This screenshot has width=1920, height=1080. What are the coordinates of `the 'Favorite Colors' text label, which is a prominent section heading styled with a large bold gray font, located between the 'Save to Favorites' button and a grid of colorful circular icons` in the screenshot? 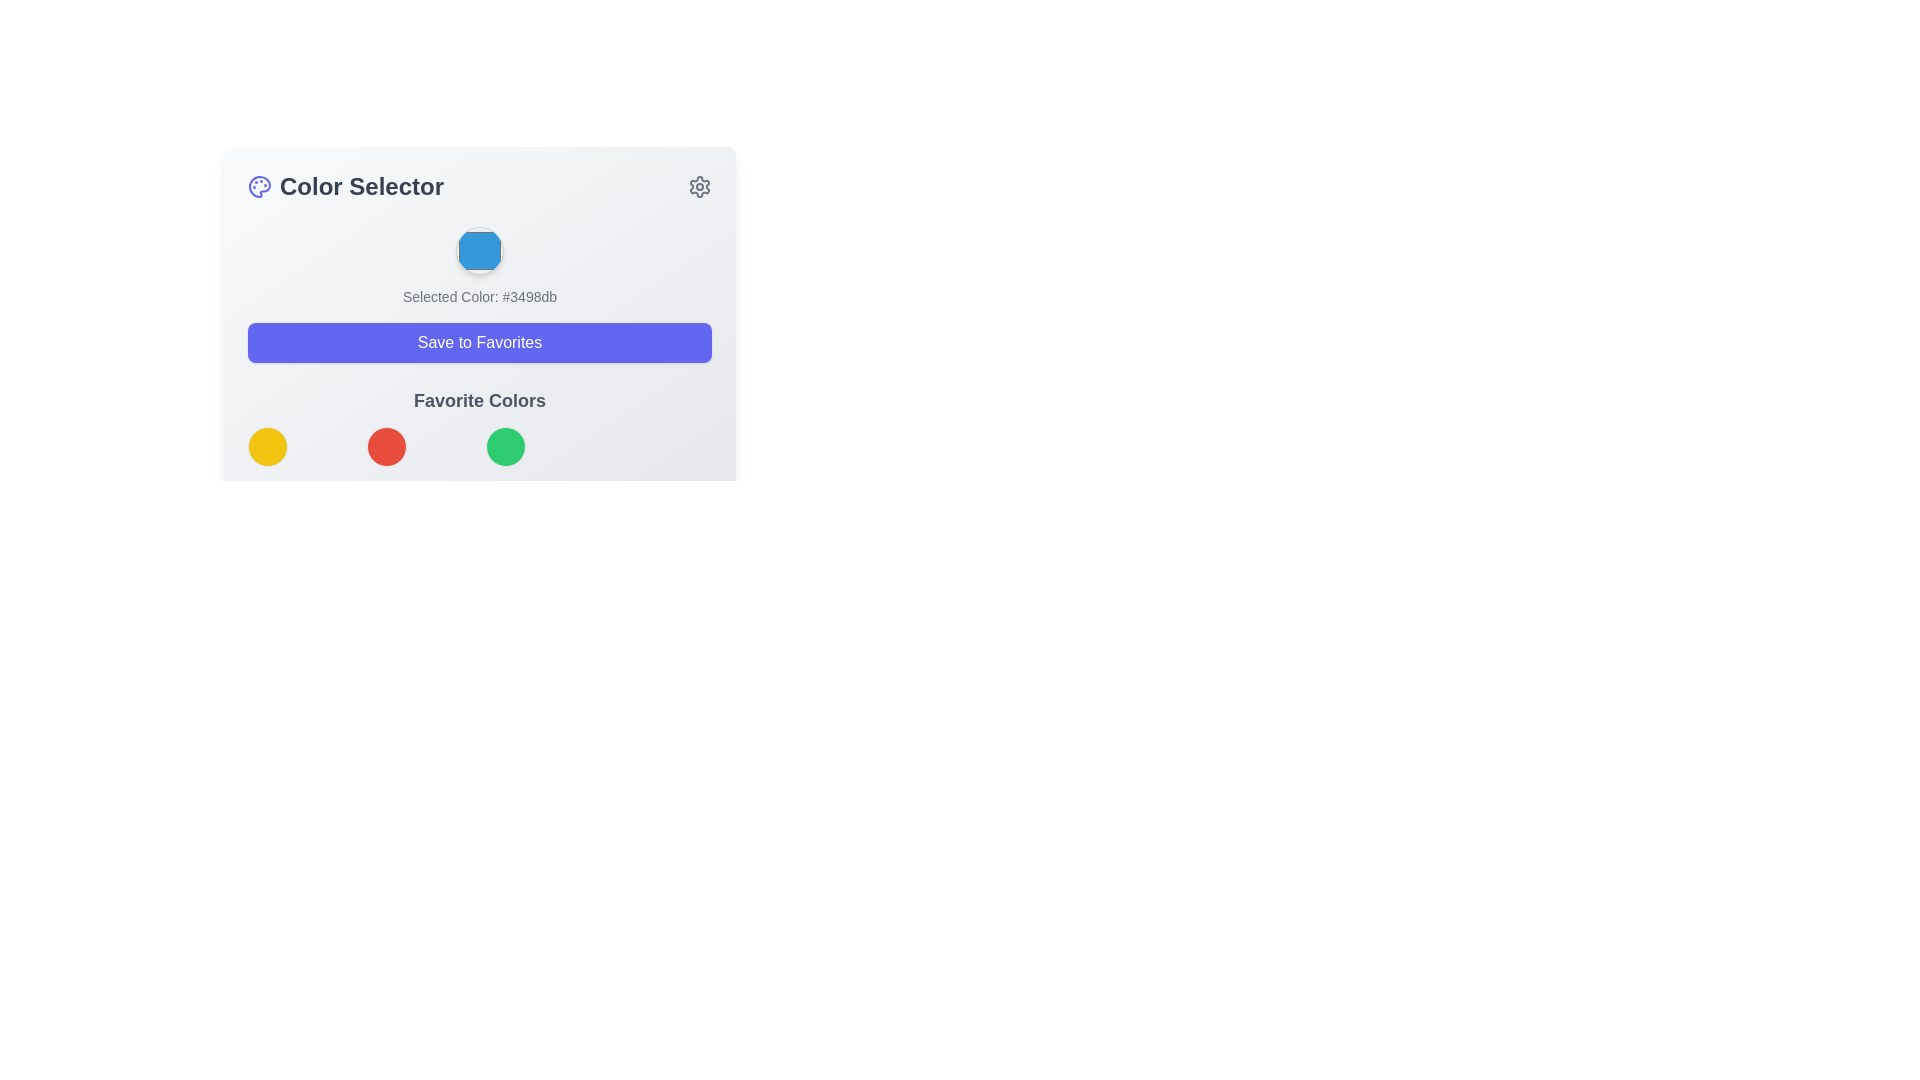 It's located at (480, 401).